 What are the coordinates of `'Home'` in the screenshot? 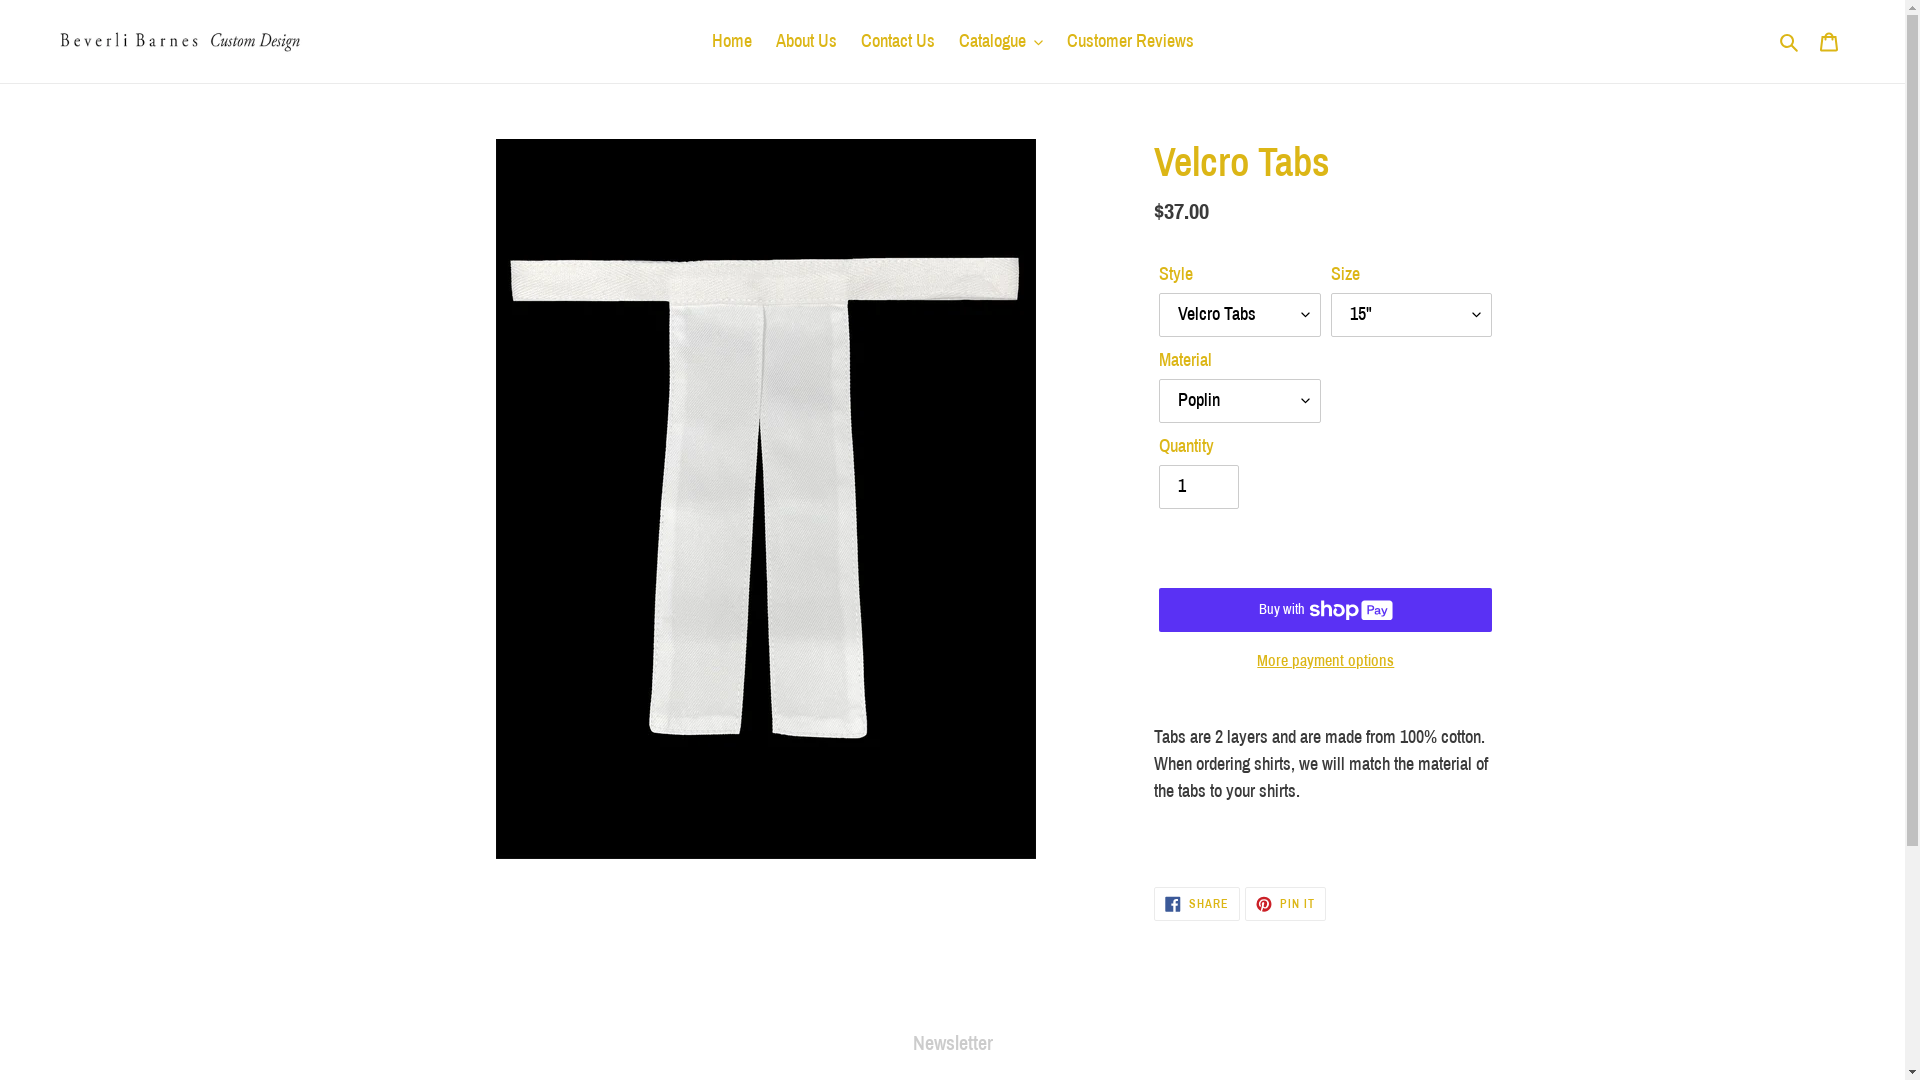 It's located at (701, 41).